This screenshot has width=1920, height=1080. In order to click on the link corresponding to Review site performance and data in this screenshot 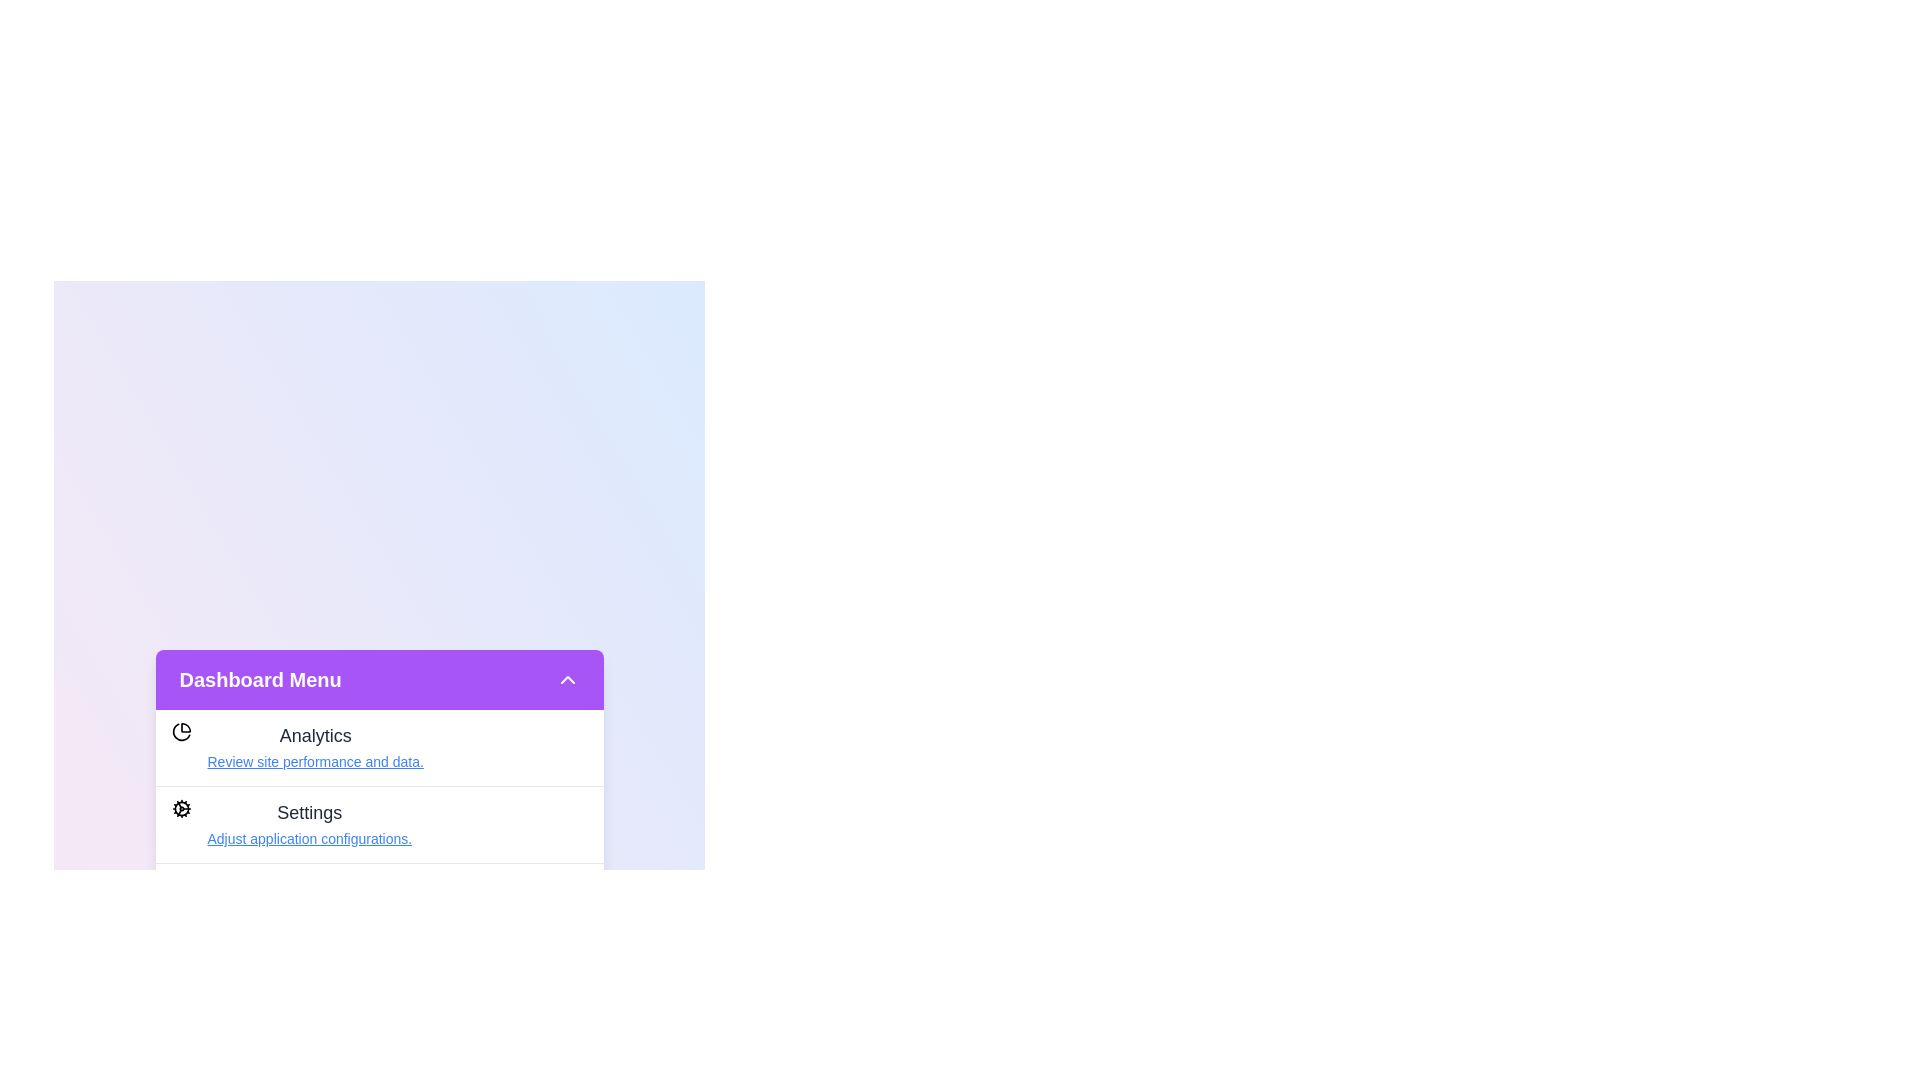, I will do `click(314, 762)`.